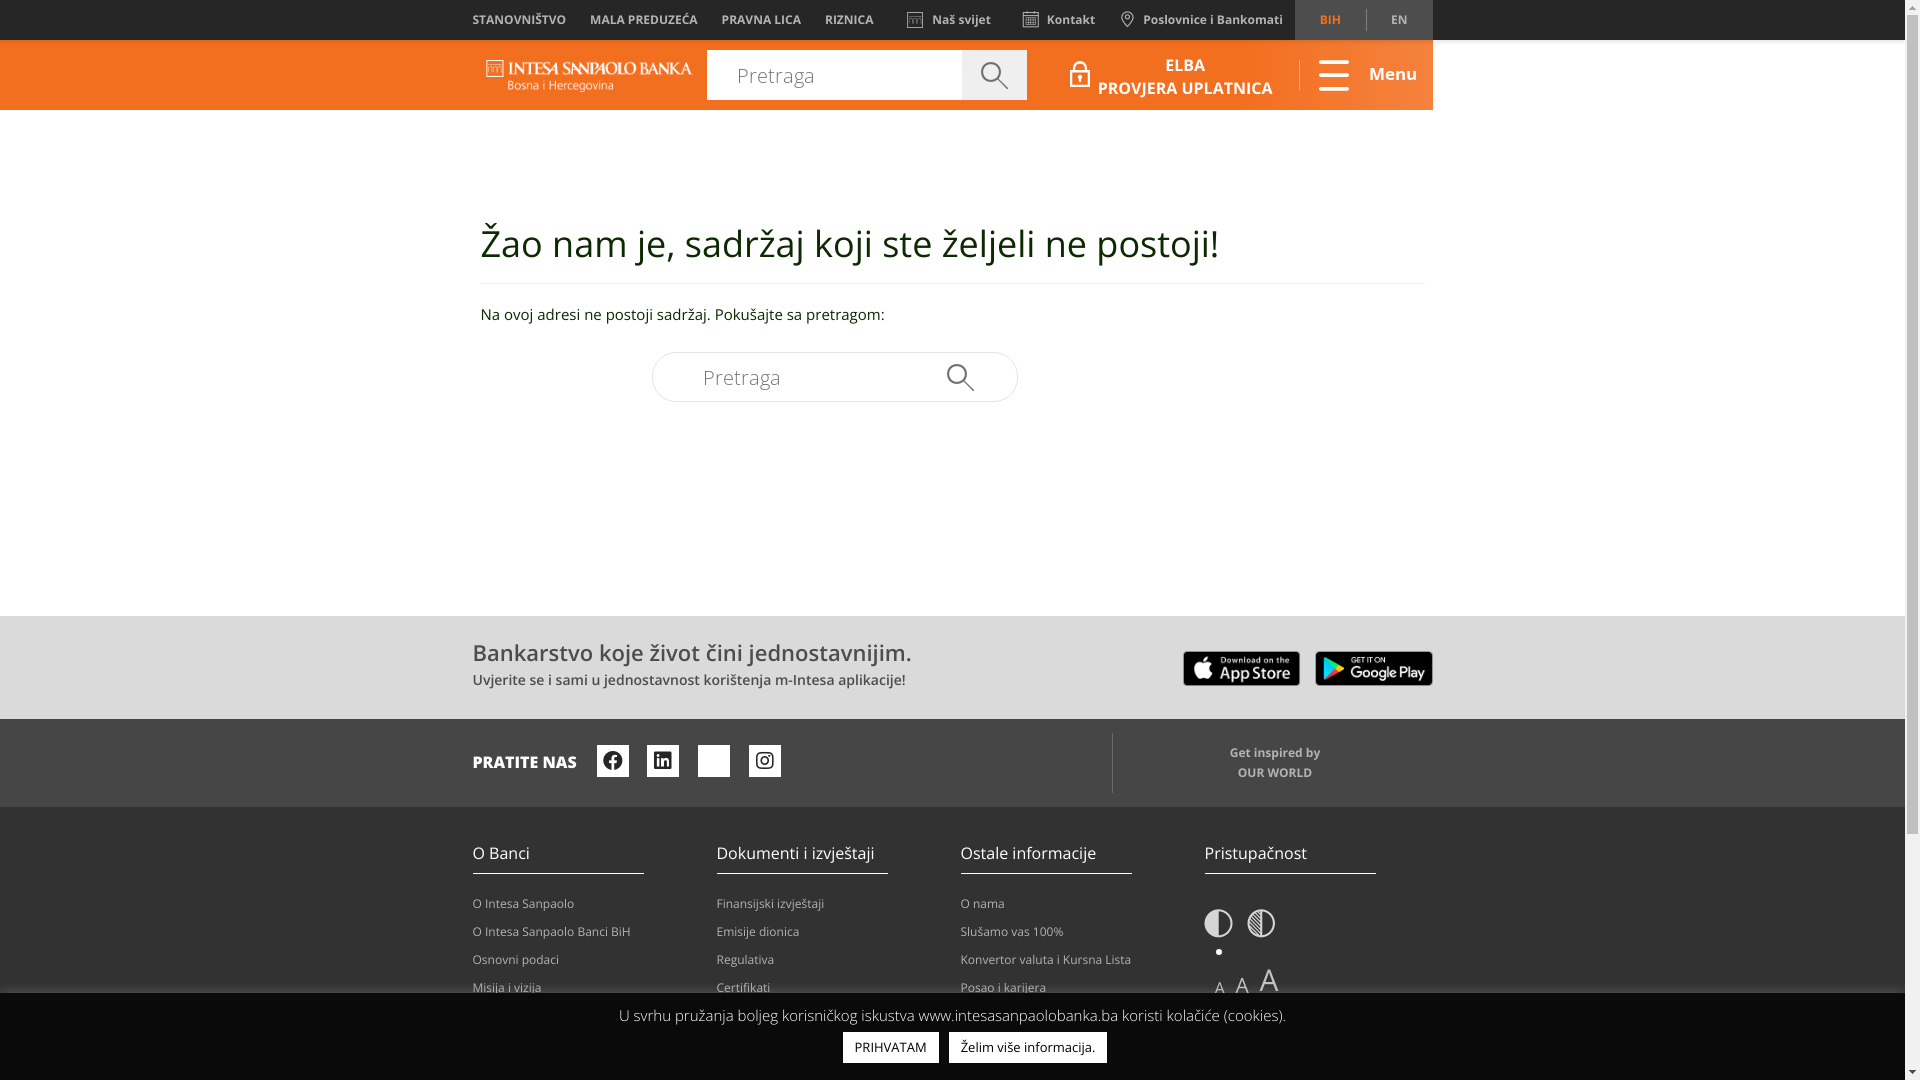 This screenshot has width=1920, height=1080. Describe the element at coordinates (470, 986) in the screenshot. I see `'Misija i vizija'` at that location.